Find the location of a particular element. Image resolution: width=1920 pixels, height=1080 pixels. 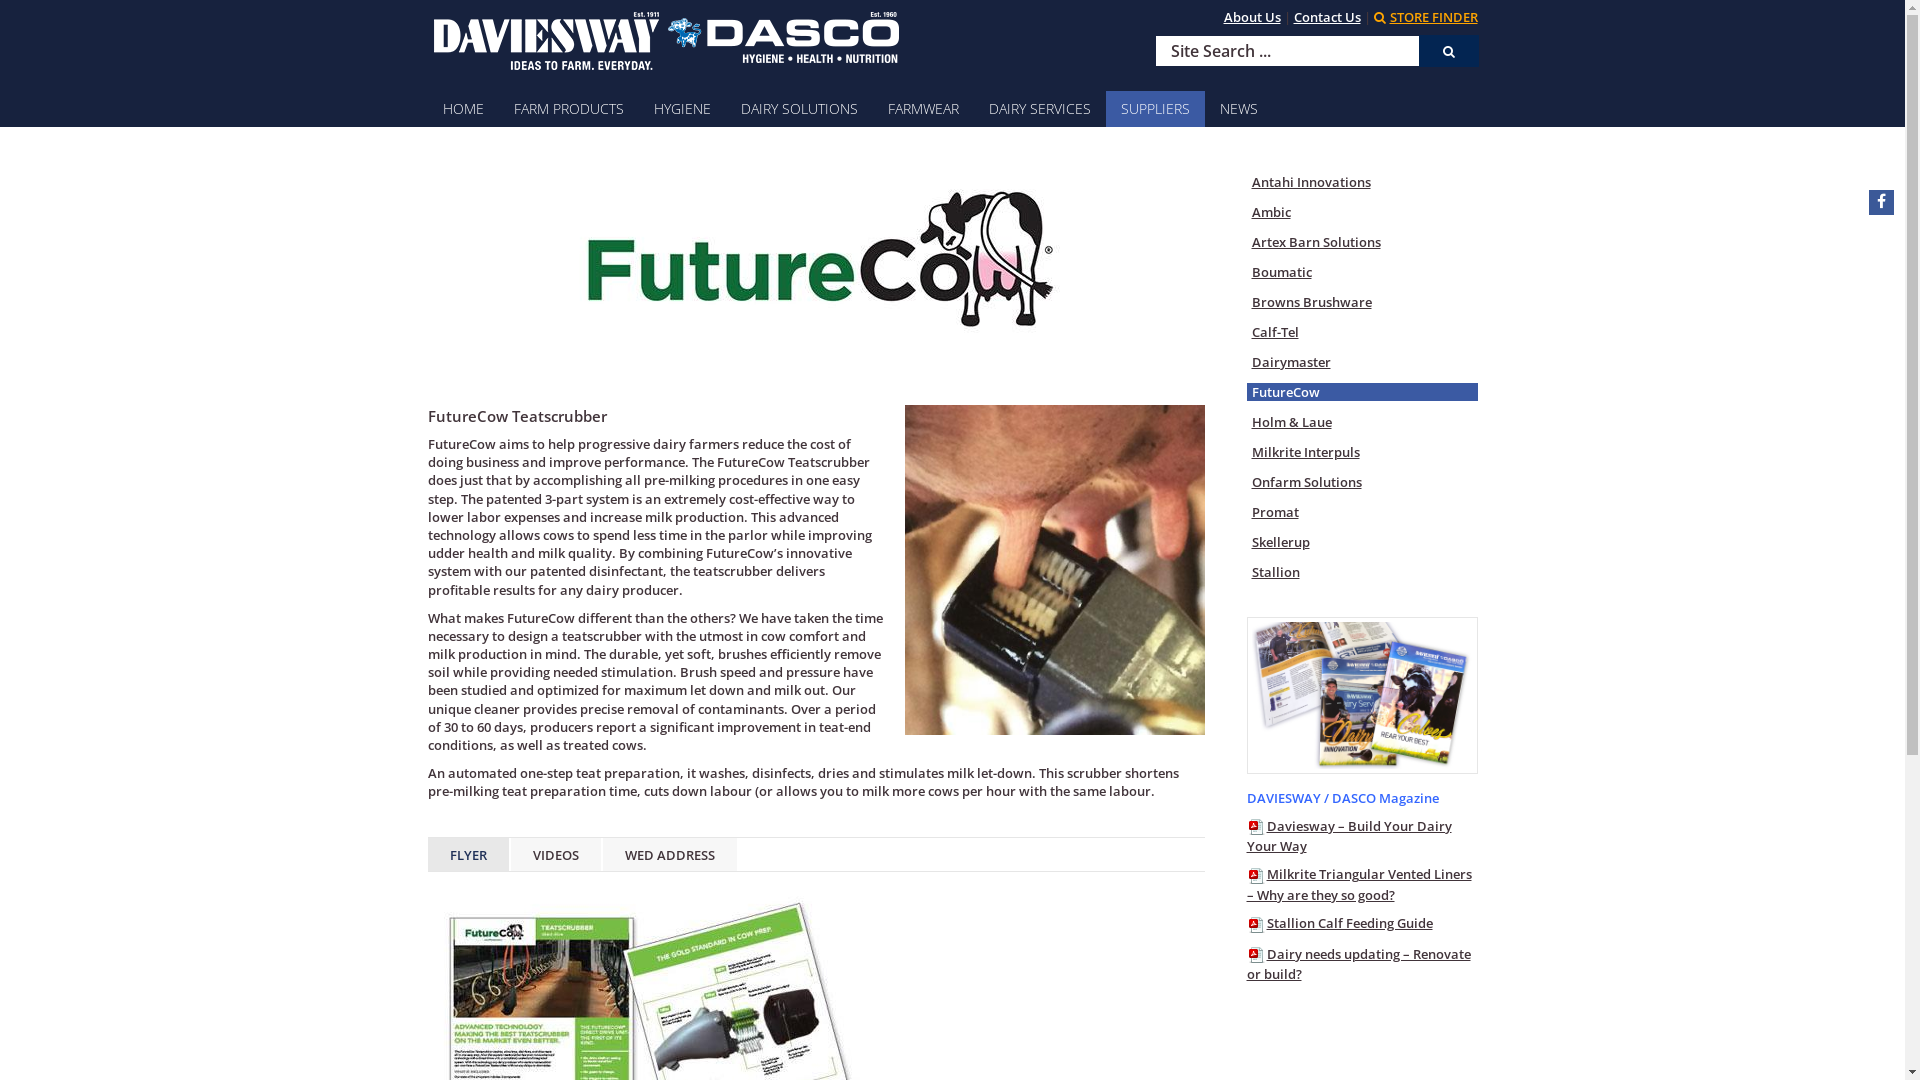

'Dairymaster' is located at coordinates (1360, 362).